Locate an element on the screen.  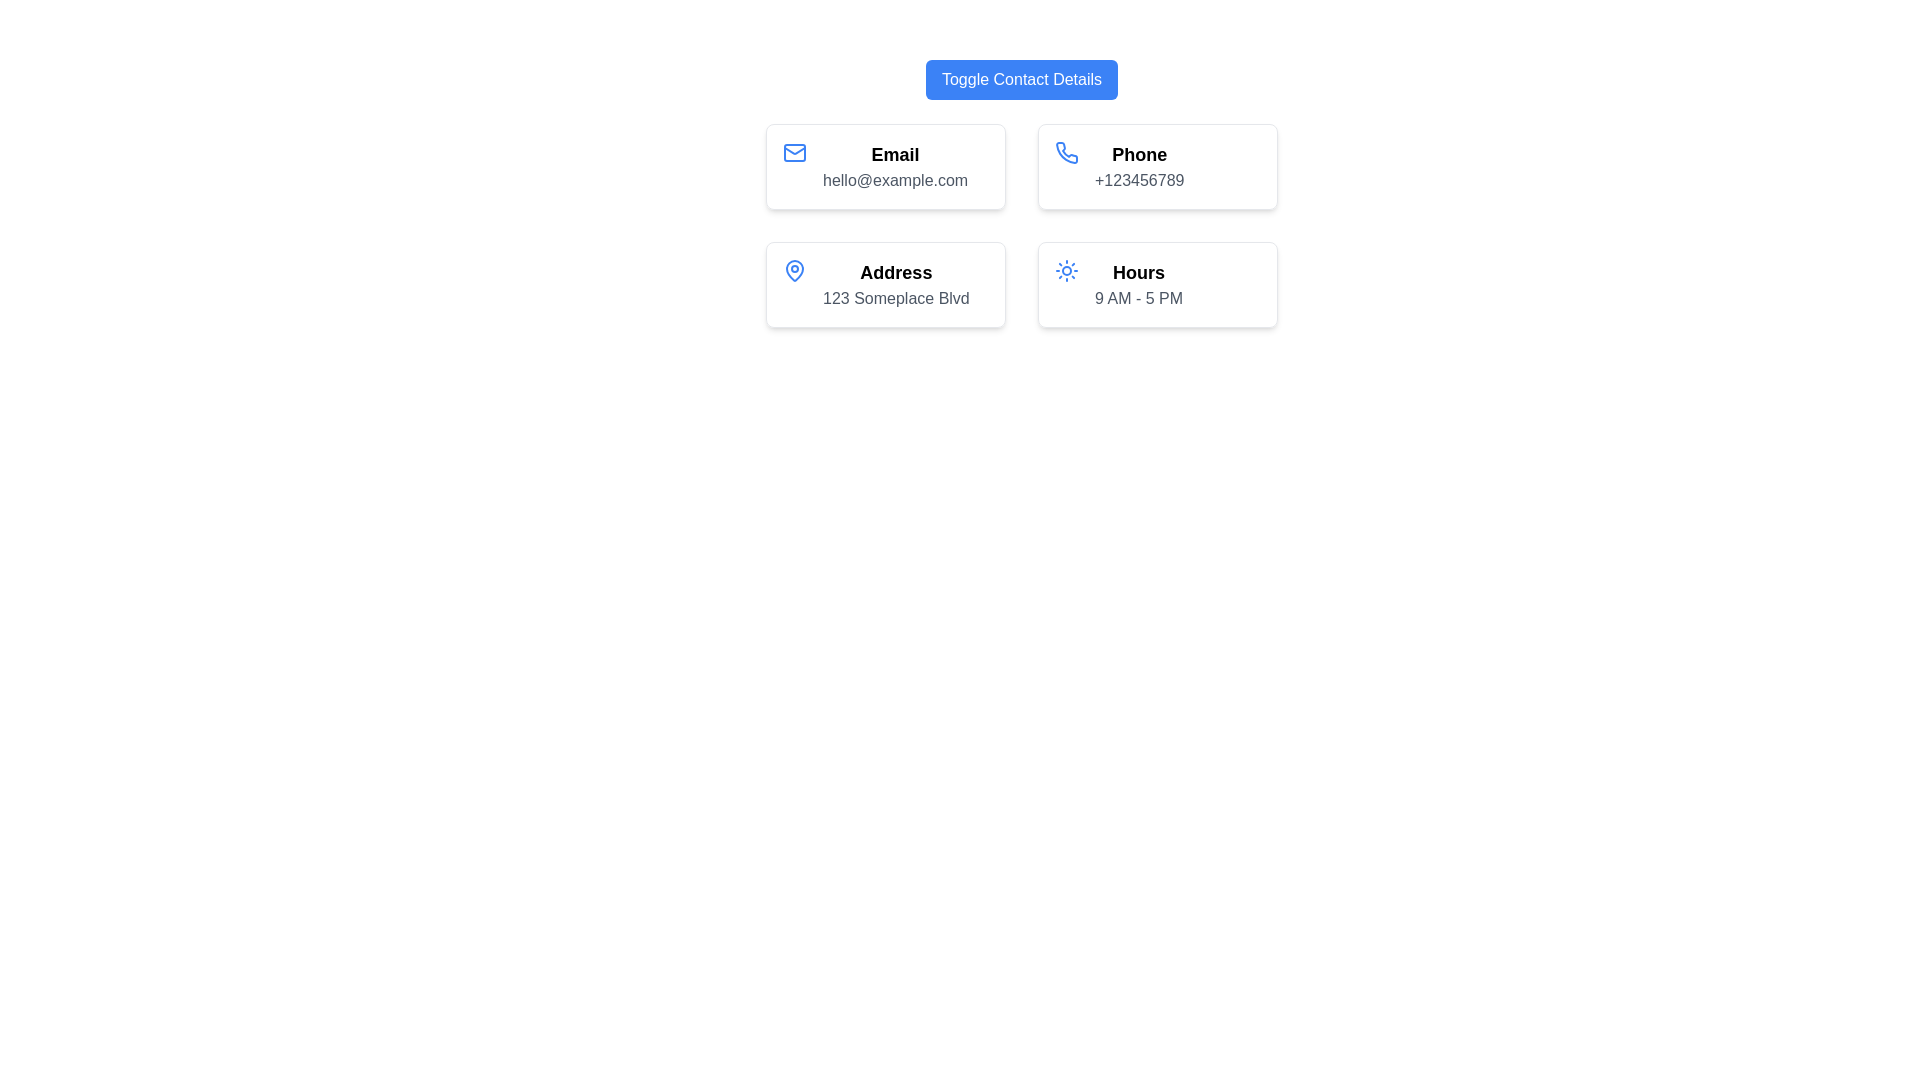
the text block displaying 'Address' and '123 Someplace Blvd.' located in the lower-left quadrant of the grid is located at coordinates (895, 285).